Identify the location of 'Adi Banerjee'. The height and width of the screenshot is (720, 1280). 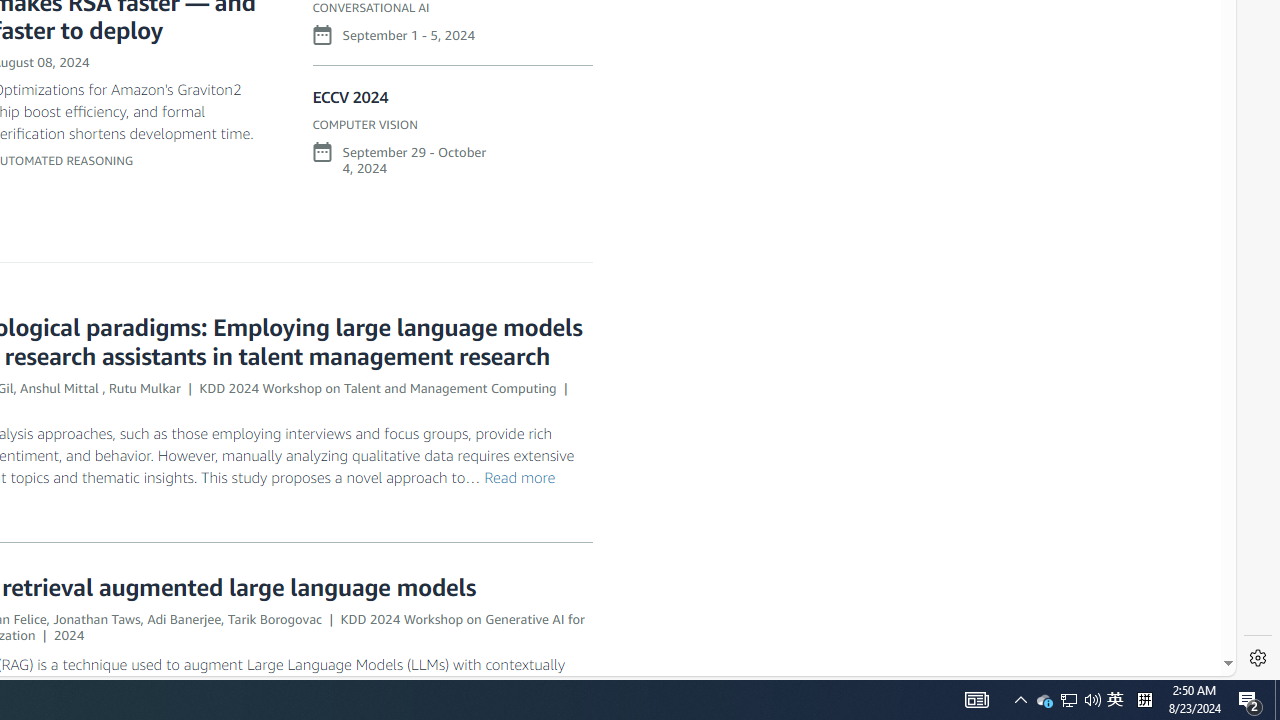
(184, 617).